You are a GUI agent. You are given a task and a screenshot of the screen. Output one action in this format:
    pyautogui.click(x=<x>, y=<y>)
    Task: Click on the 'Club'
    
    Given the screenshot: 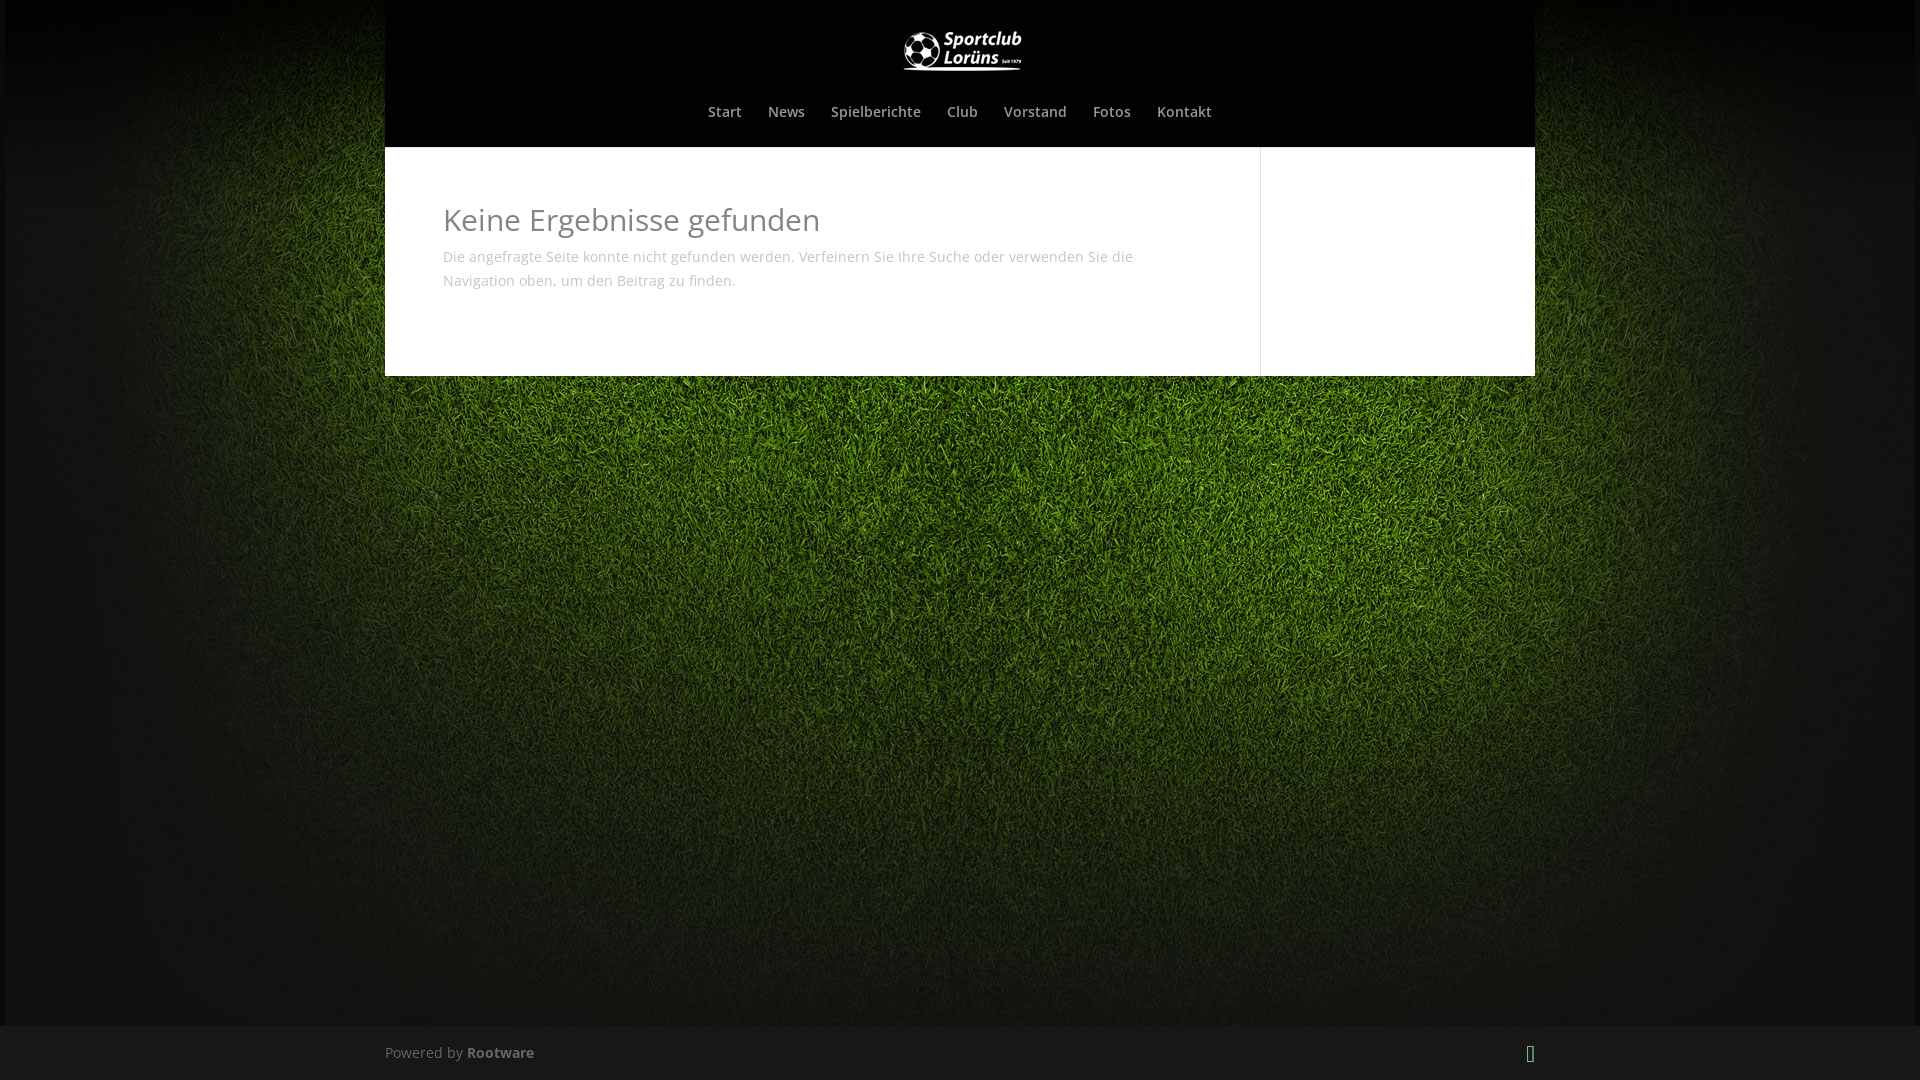 What is the action you would take?
    pyautogui.click(x=962, y=126)
    